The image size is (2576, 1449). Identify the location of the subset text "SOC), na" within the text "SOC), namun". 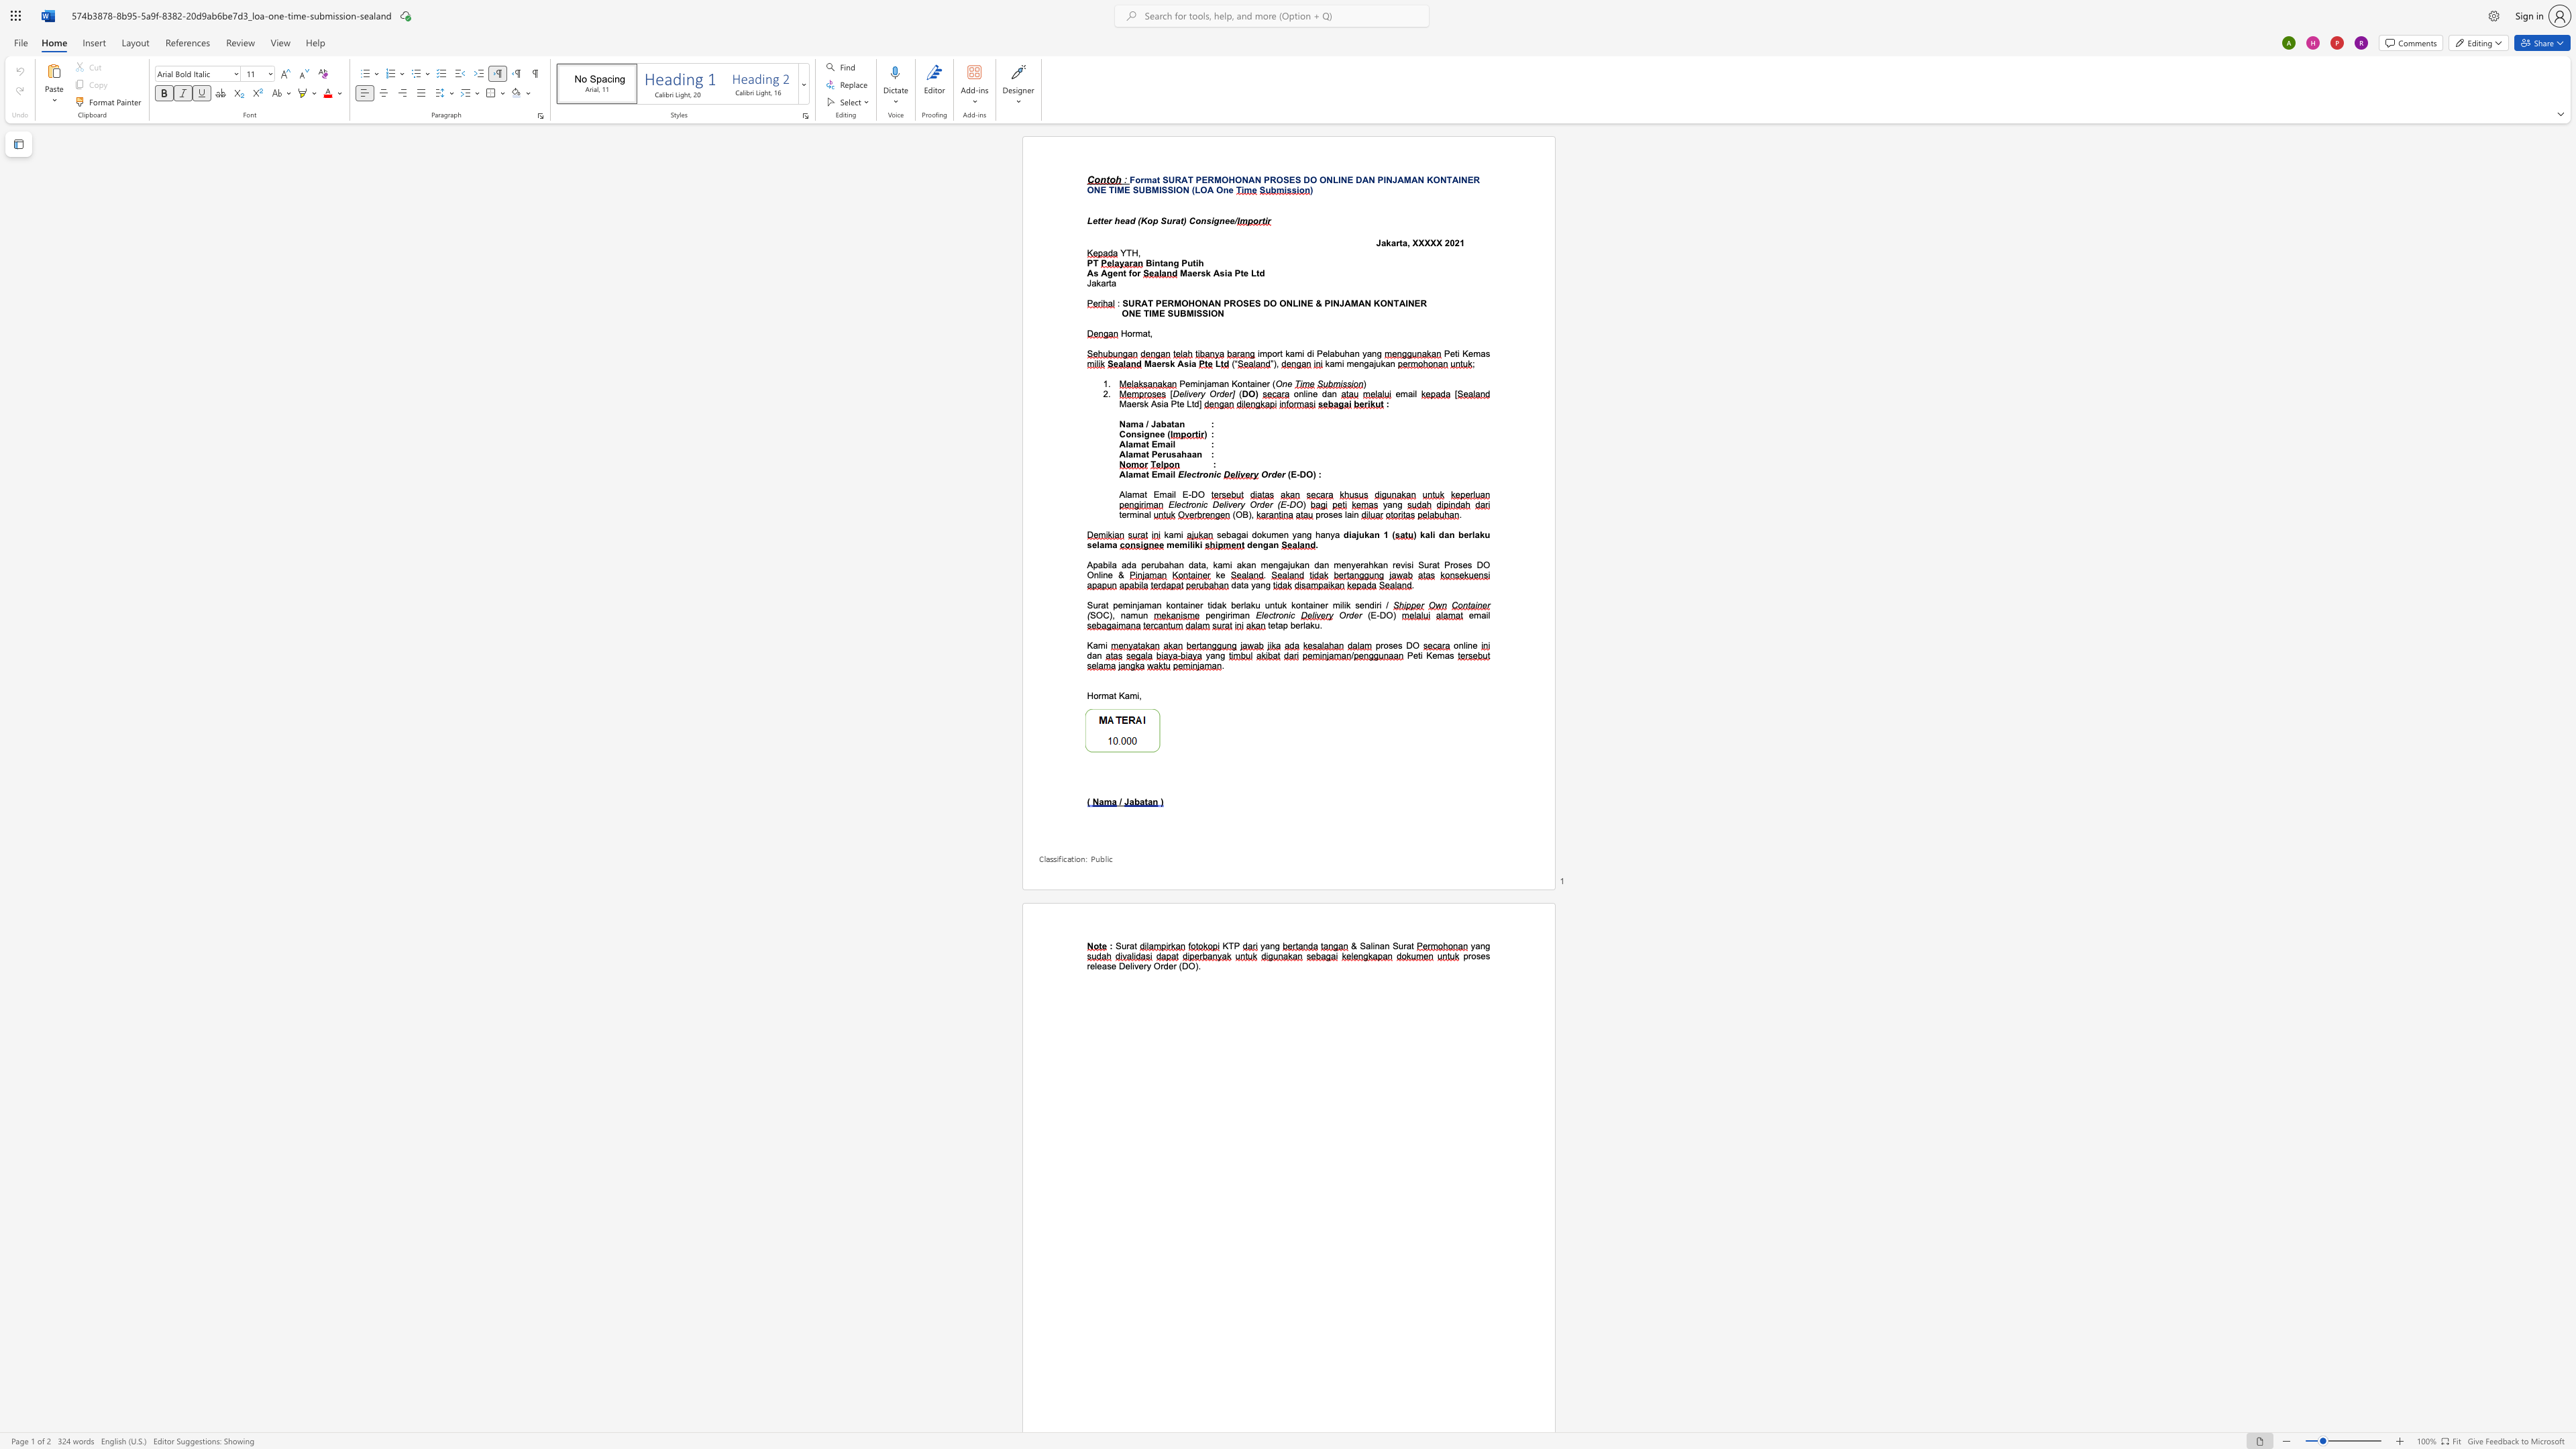
(1089, 614).